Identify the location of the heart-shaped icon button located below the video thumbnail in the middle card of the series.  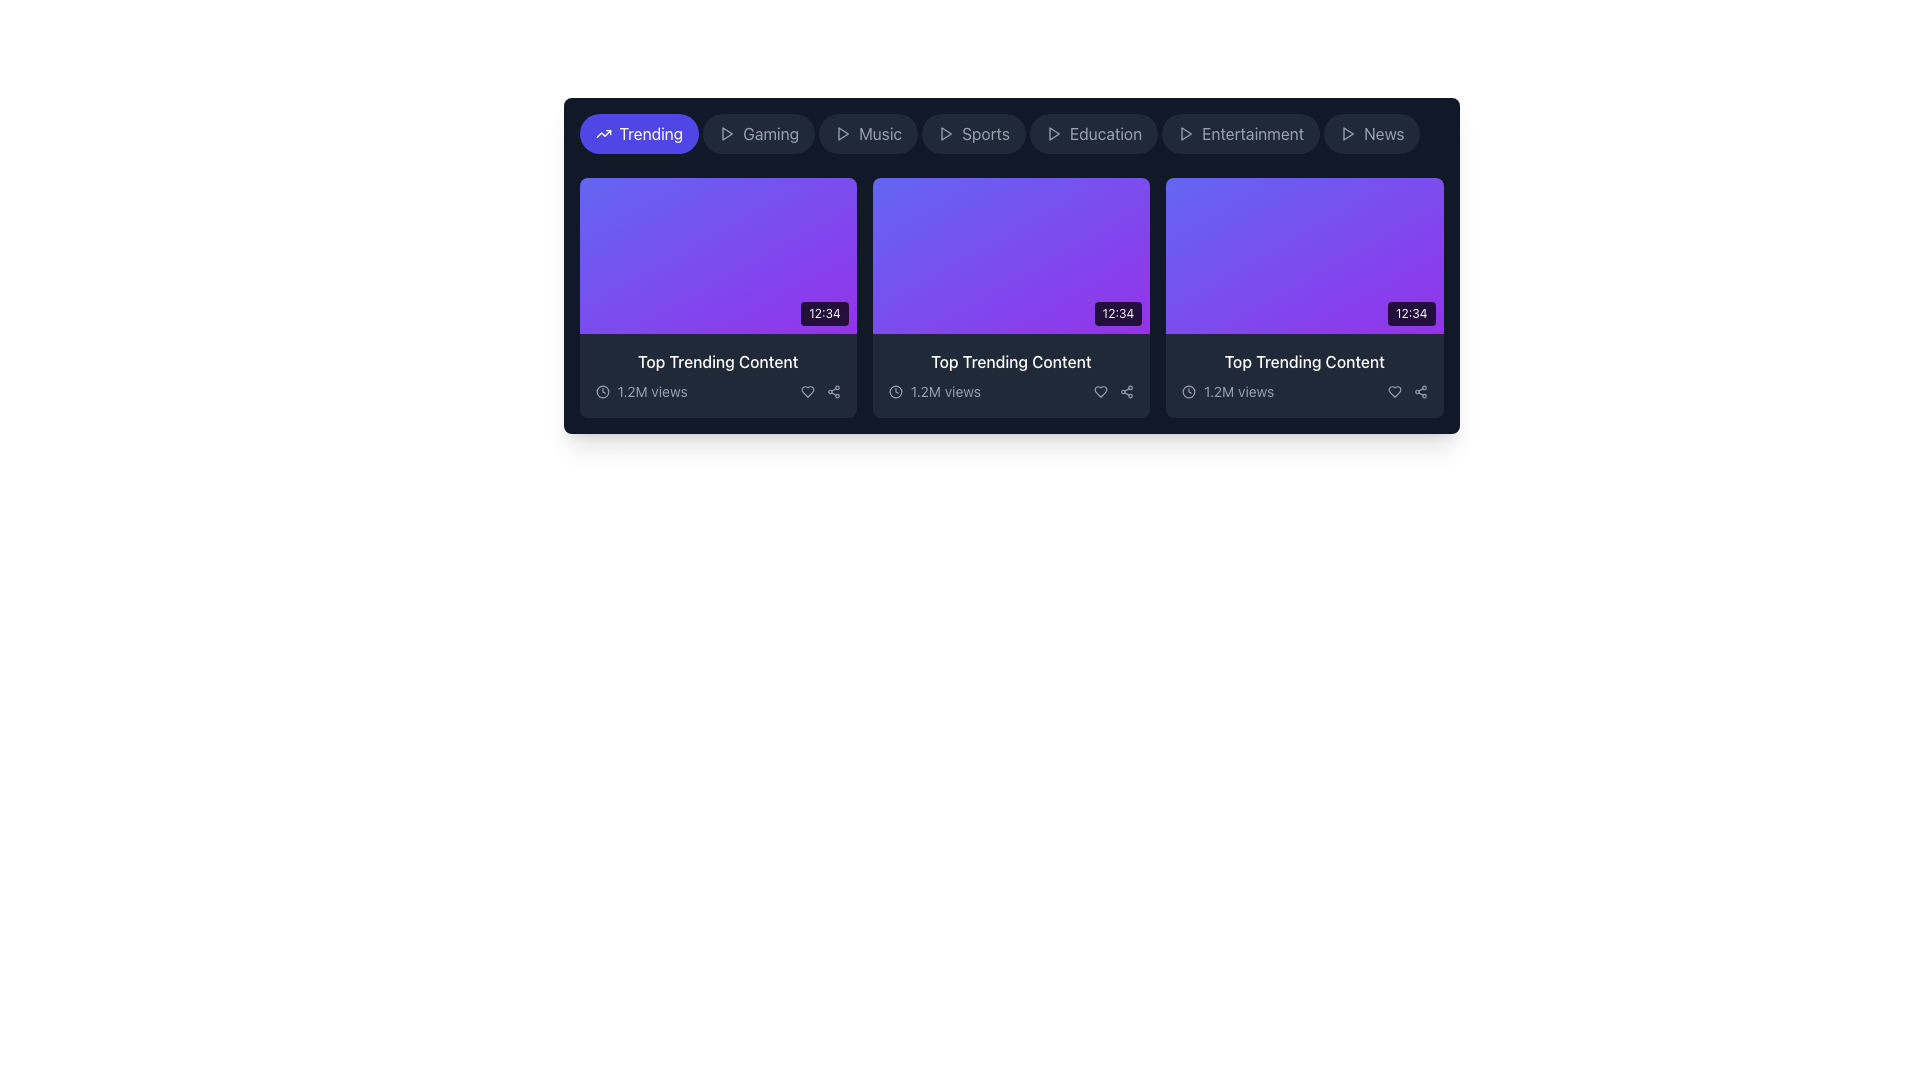
(1100, 391).